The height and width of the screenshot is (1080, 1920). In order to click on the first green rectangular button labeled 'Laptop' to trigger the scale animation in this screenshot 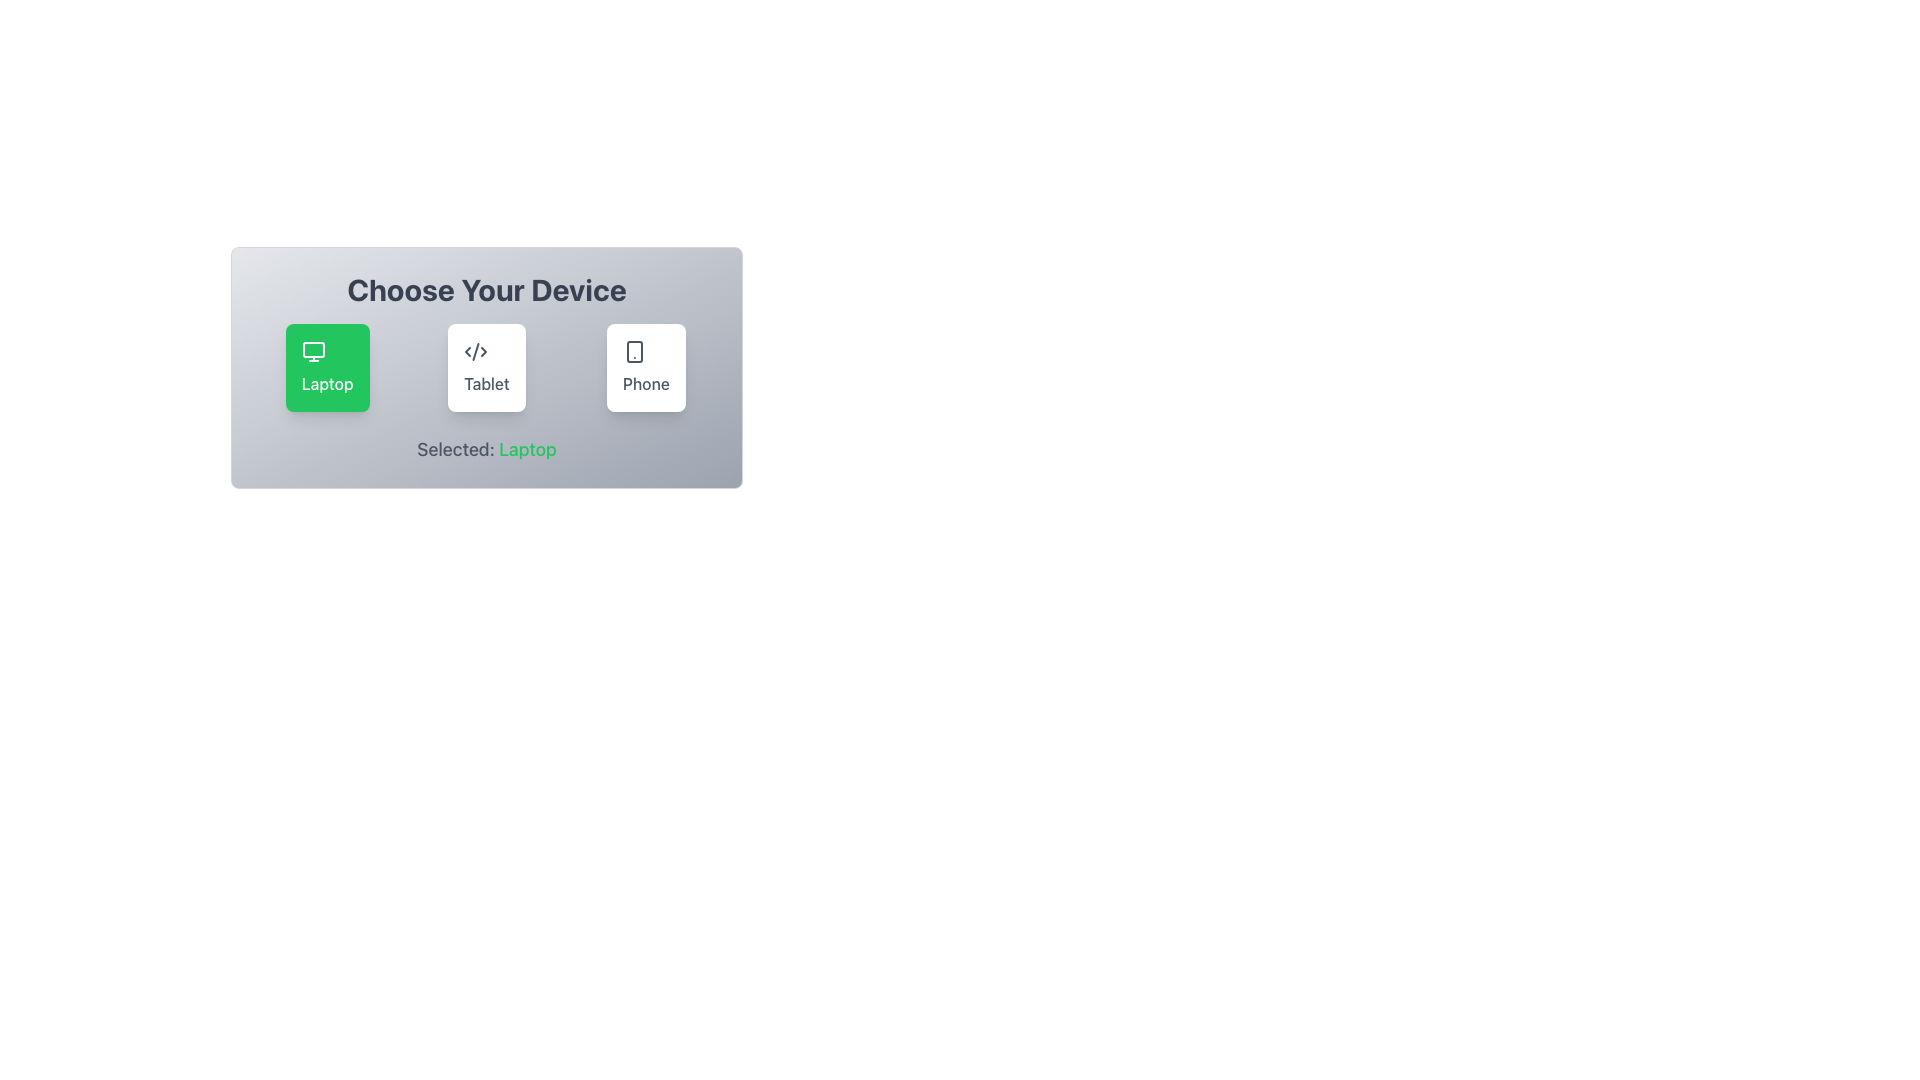, I will do `click(327, 367)`.